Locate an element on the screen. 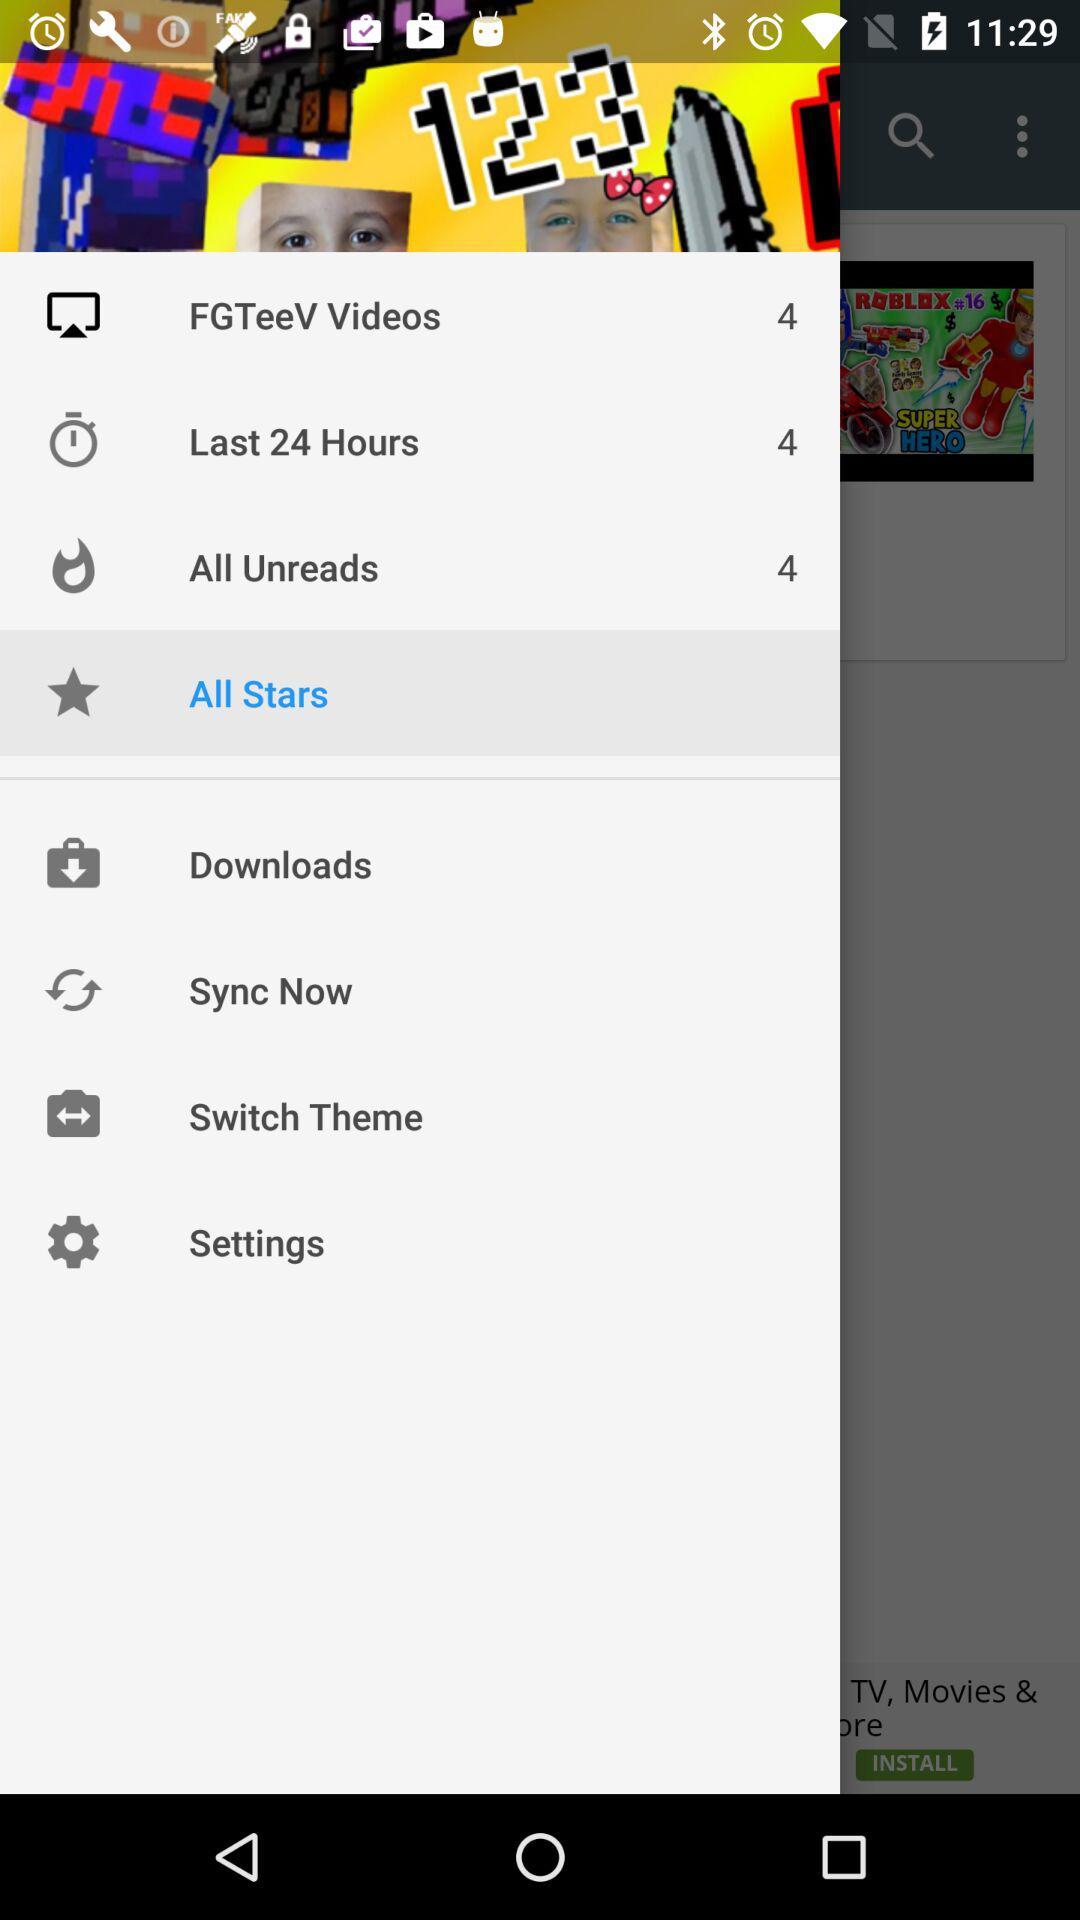 This screenshot has height=1920, width=1080. the all stars icon is located at coordinates (72, 692).